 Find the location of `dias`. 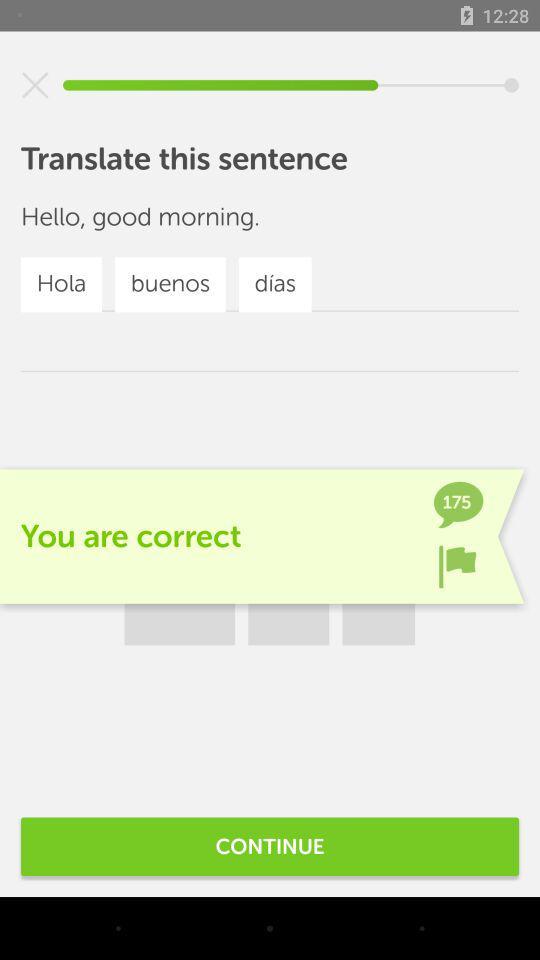

dias is located at coordinates (274, 283).